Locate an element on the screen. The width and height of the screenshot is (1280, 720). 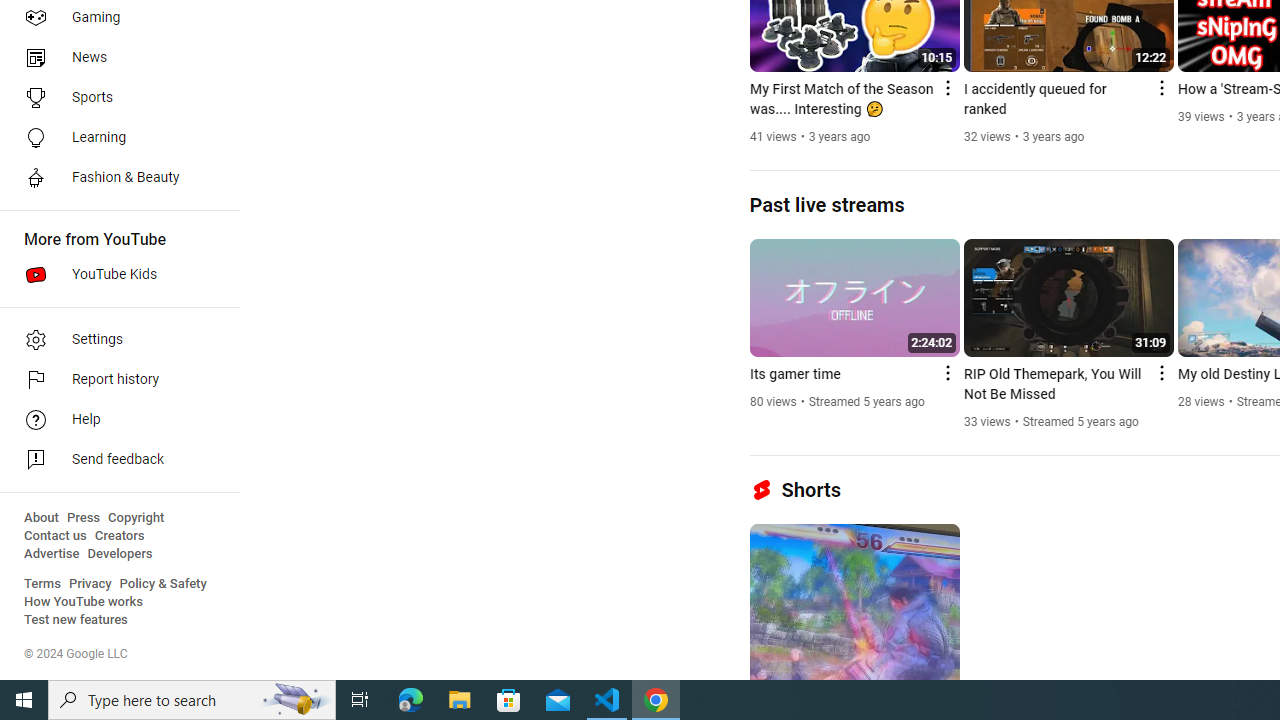
'Past live streams' is located at coordinates (826, 204).